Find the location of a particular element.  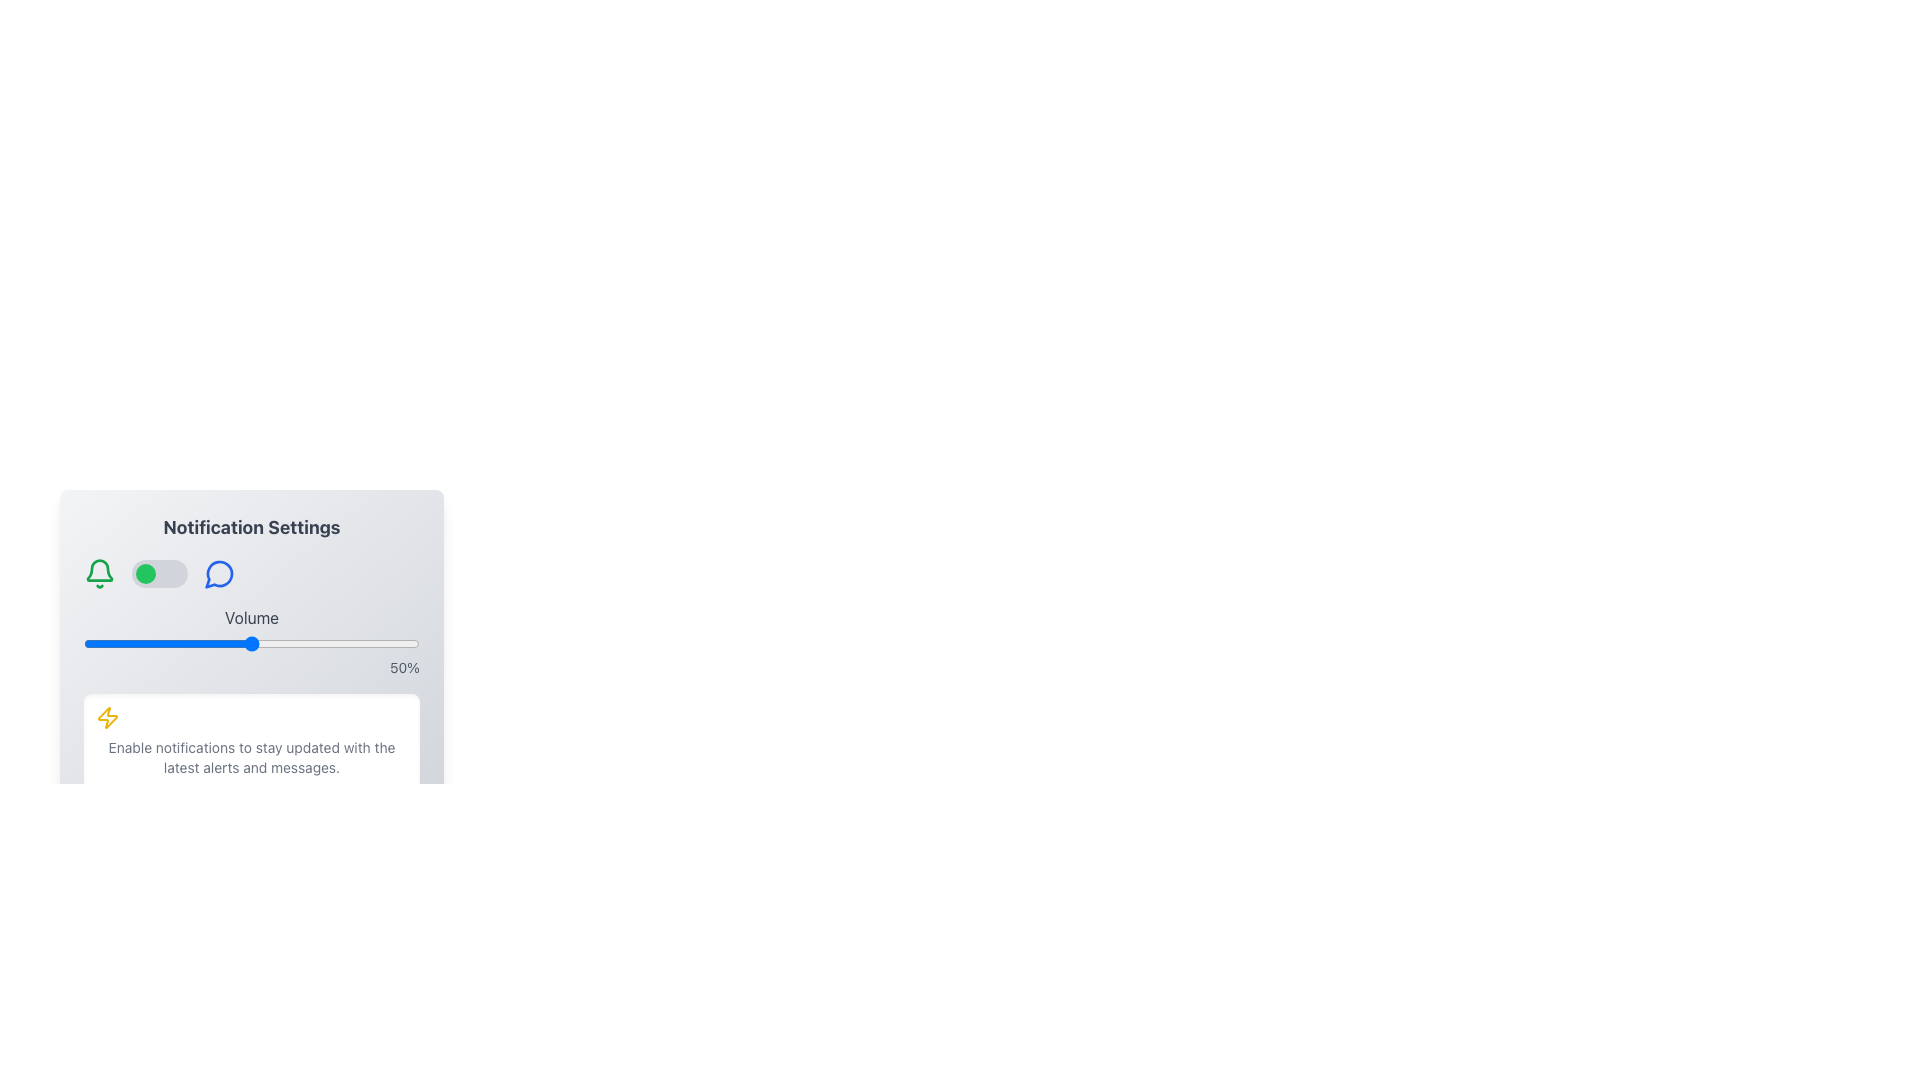

the volume is located at coordinates (372, 644).